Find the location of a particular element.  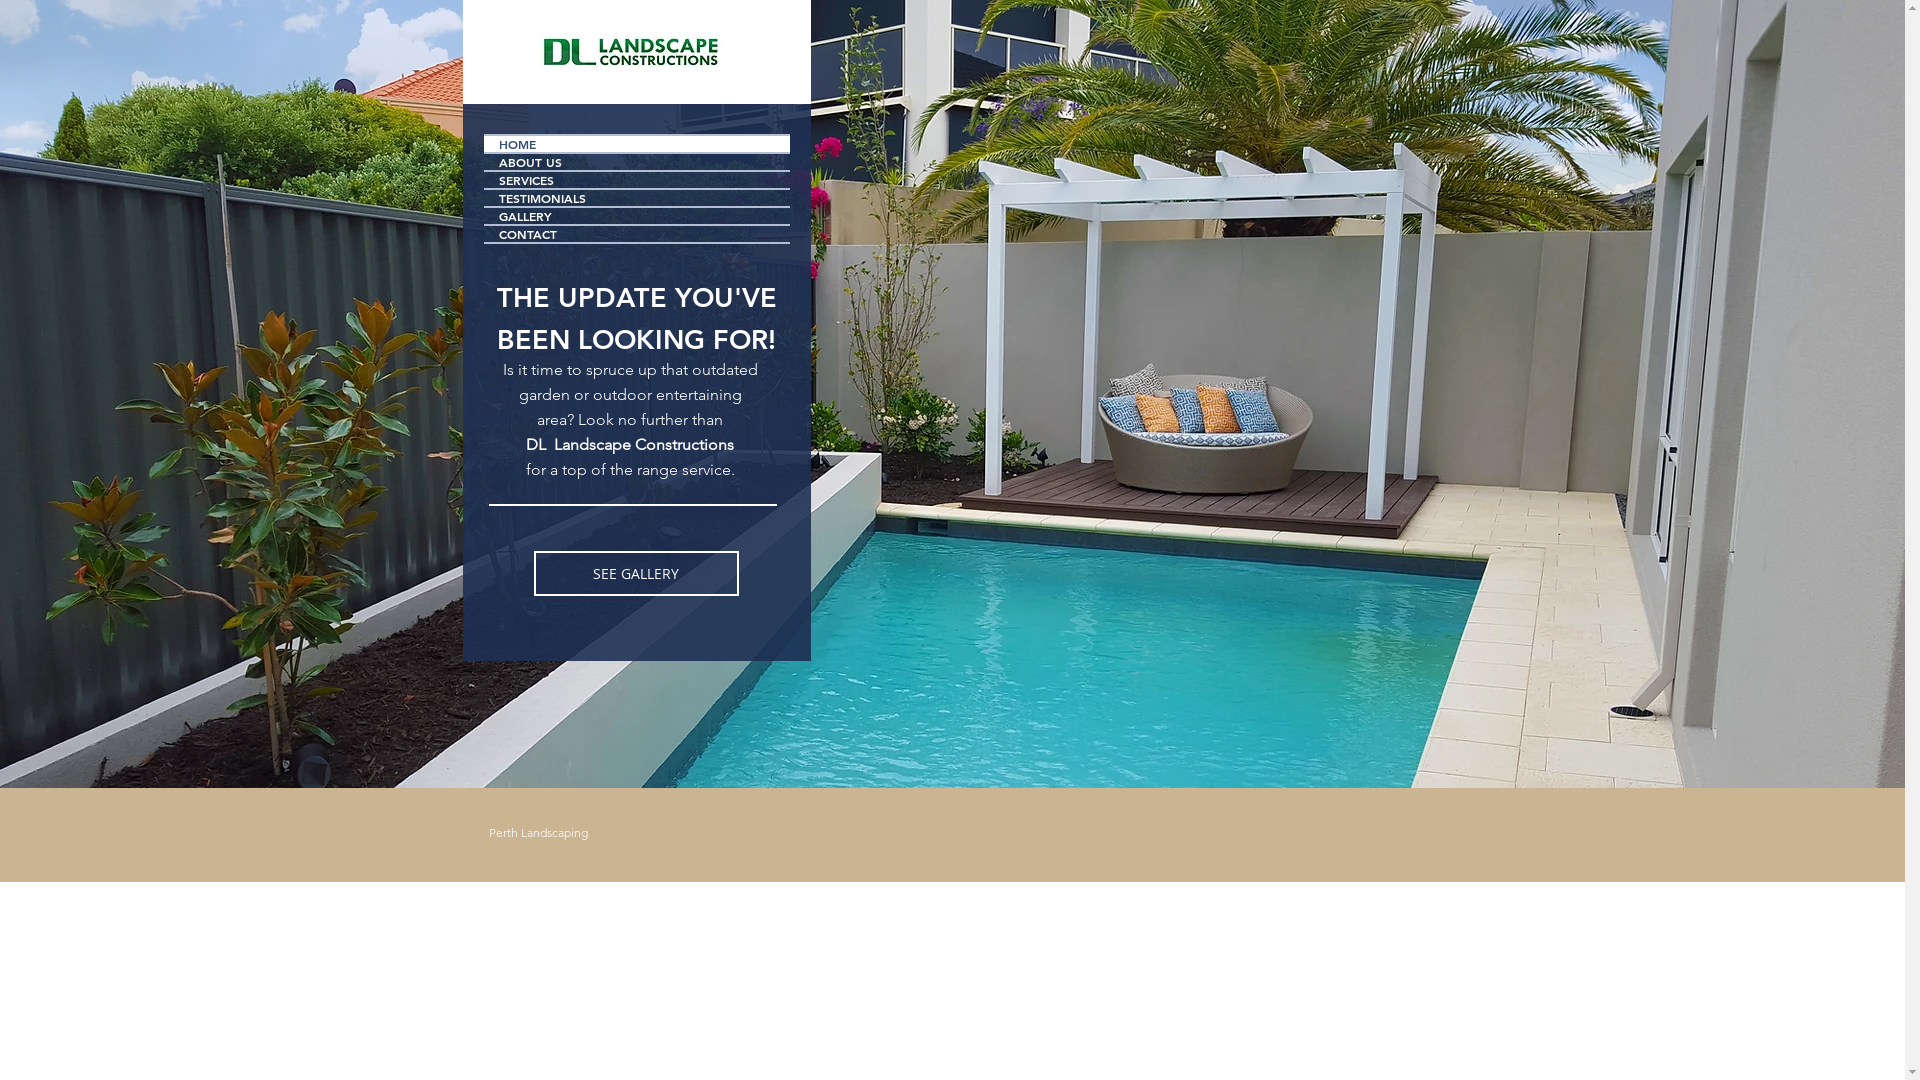

'HOME' is located at coordinates (484, 142).